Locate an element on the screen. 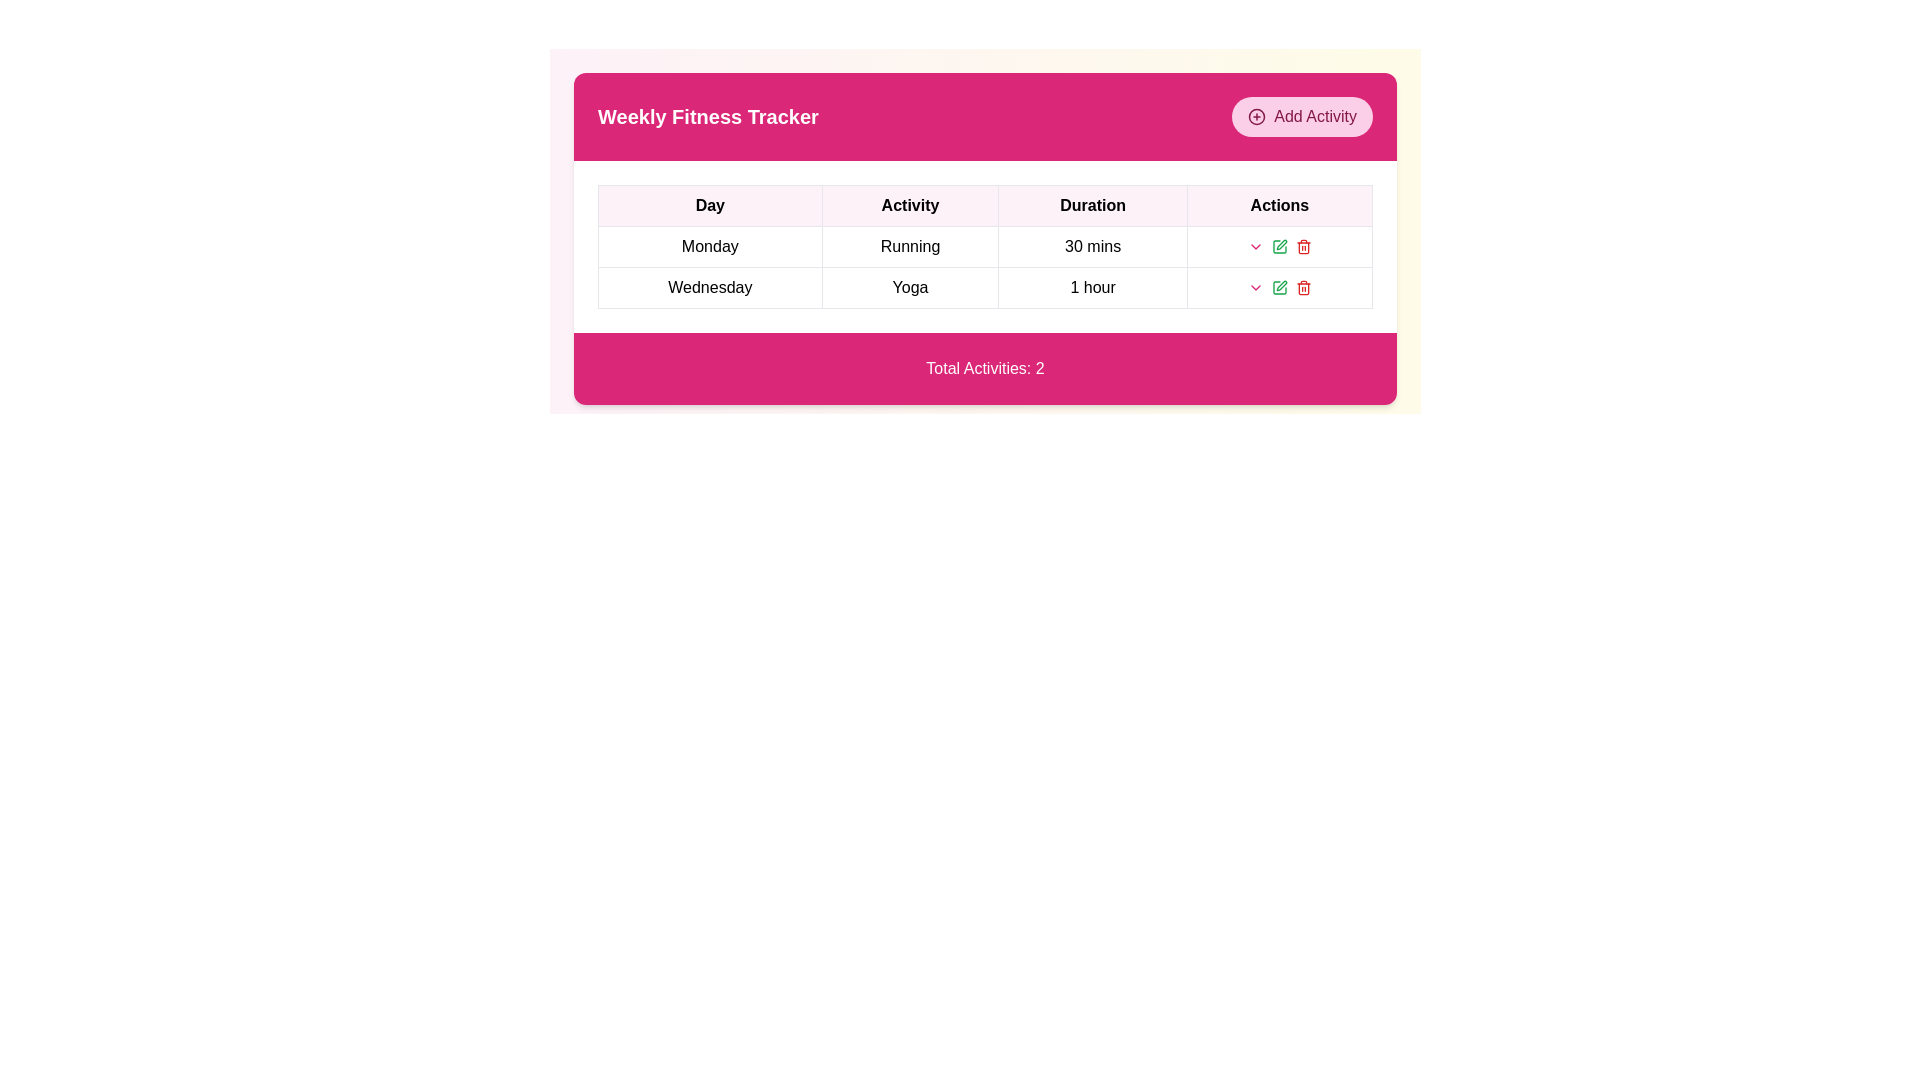 The height and width of the screenshot is (1080, 1920). the button located in the top-right corner of the header section beside the title 'Weekly Fitness Tracker' is located at coordinates (1302, 116).